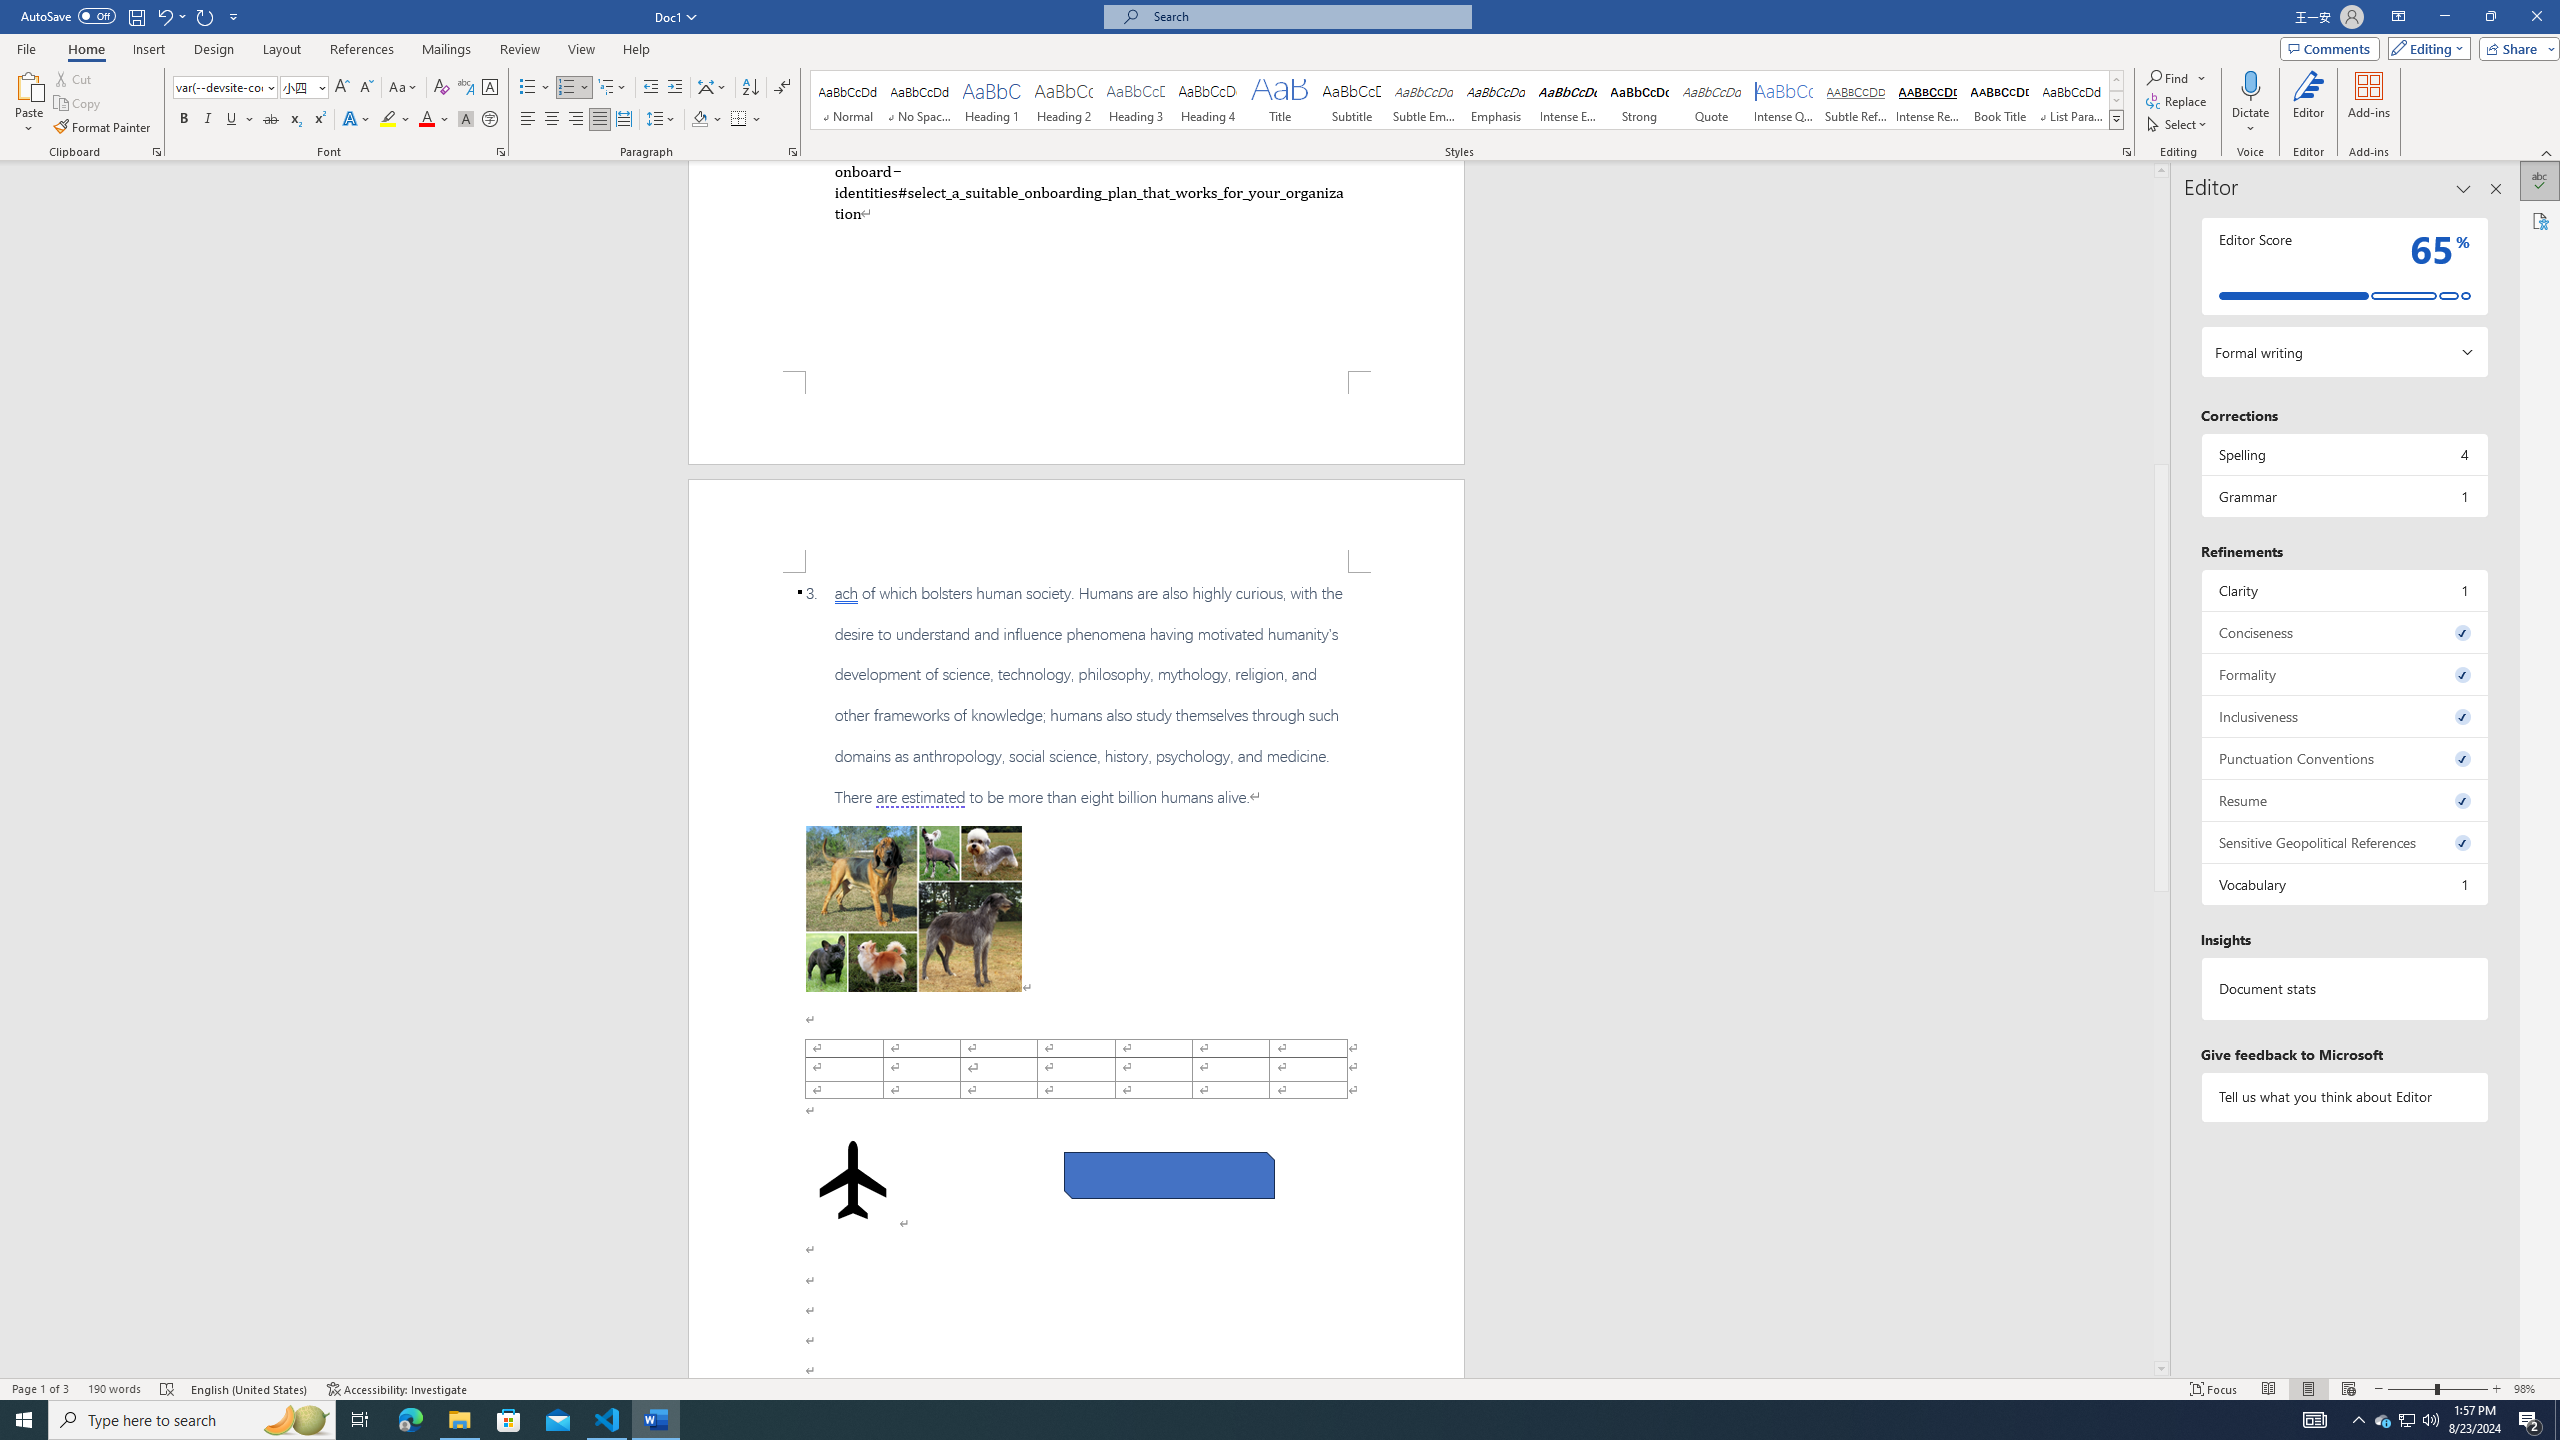  I want to click on 'Focus ', so click(2213, 1389).